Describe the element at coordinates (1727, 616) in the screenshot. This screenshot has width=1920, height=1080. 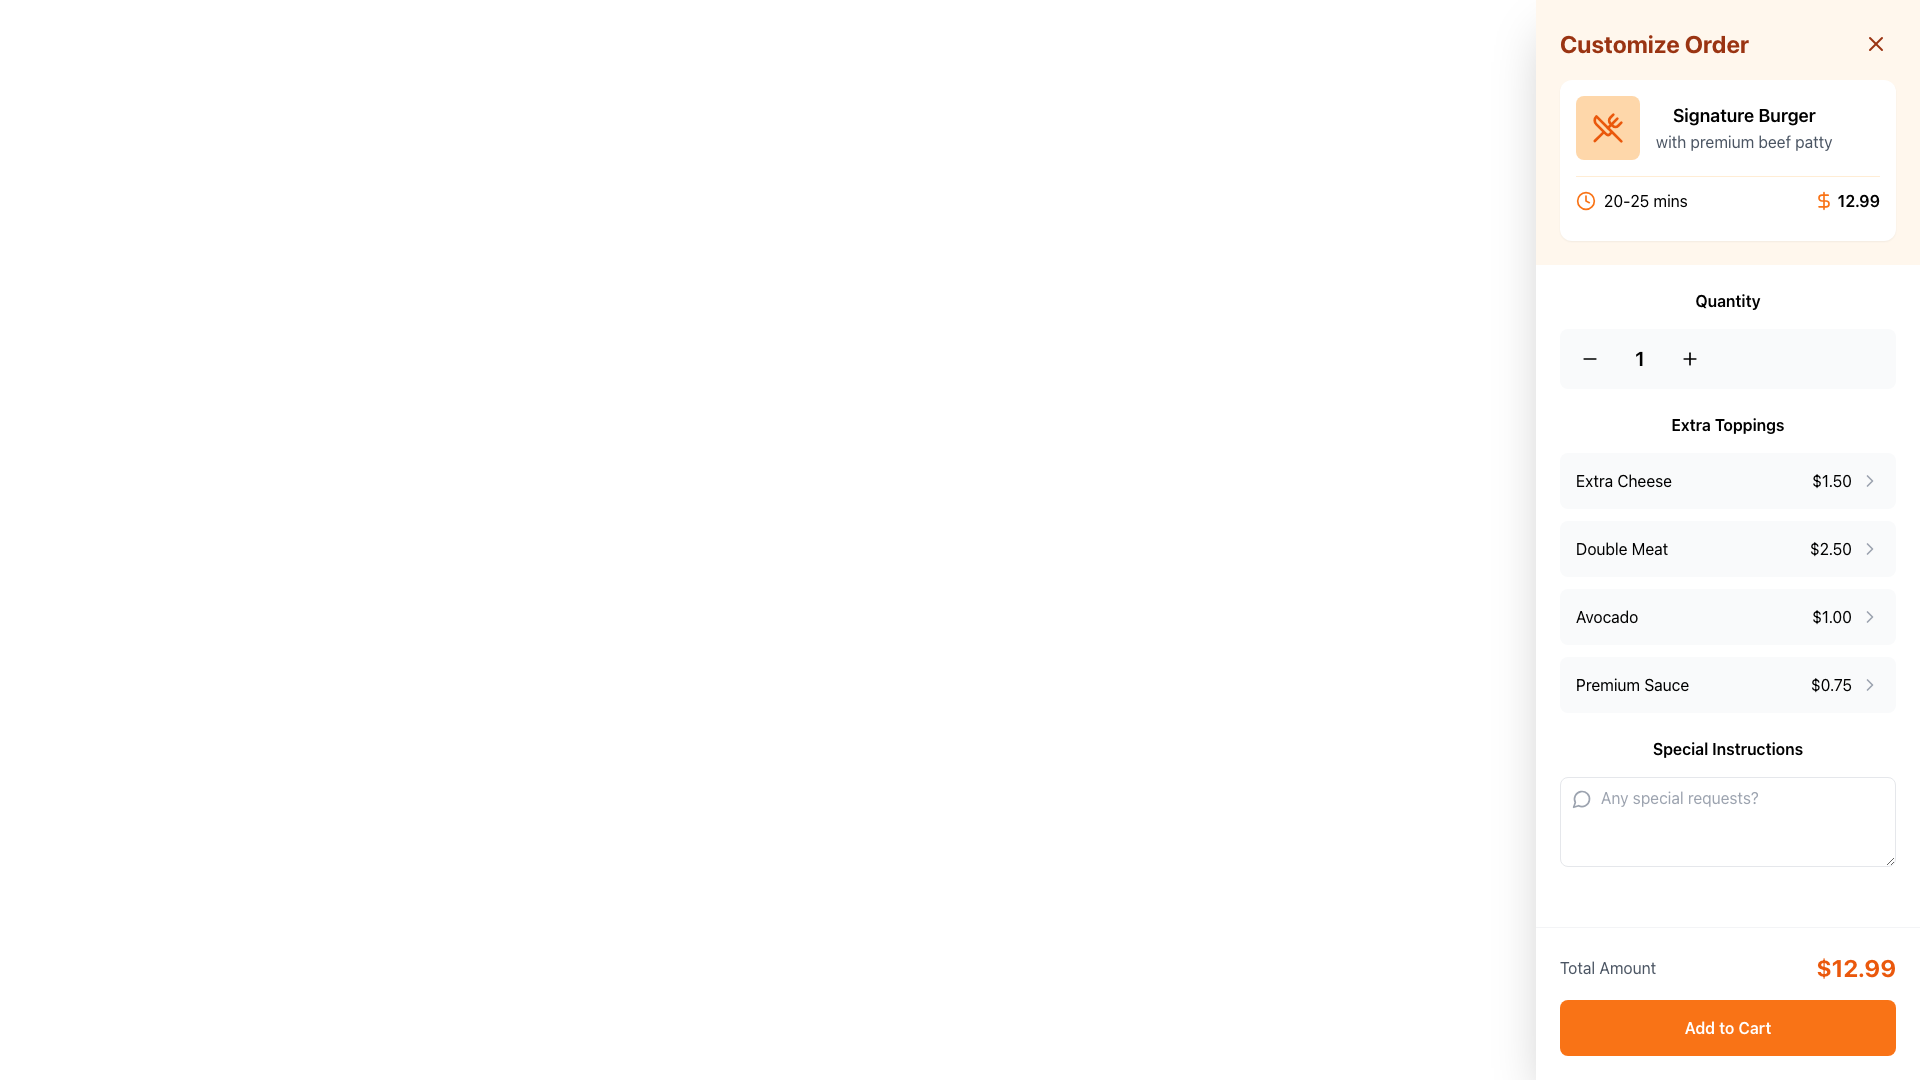
I see `the selectable list item representing an extra topping option in the right-hand column under the 'Extra Toppings' section` at that location.